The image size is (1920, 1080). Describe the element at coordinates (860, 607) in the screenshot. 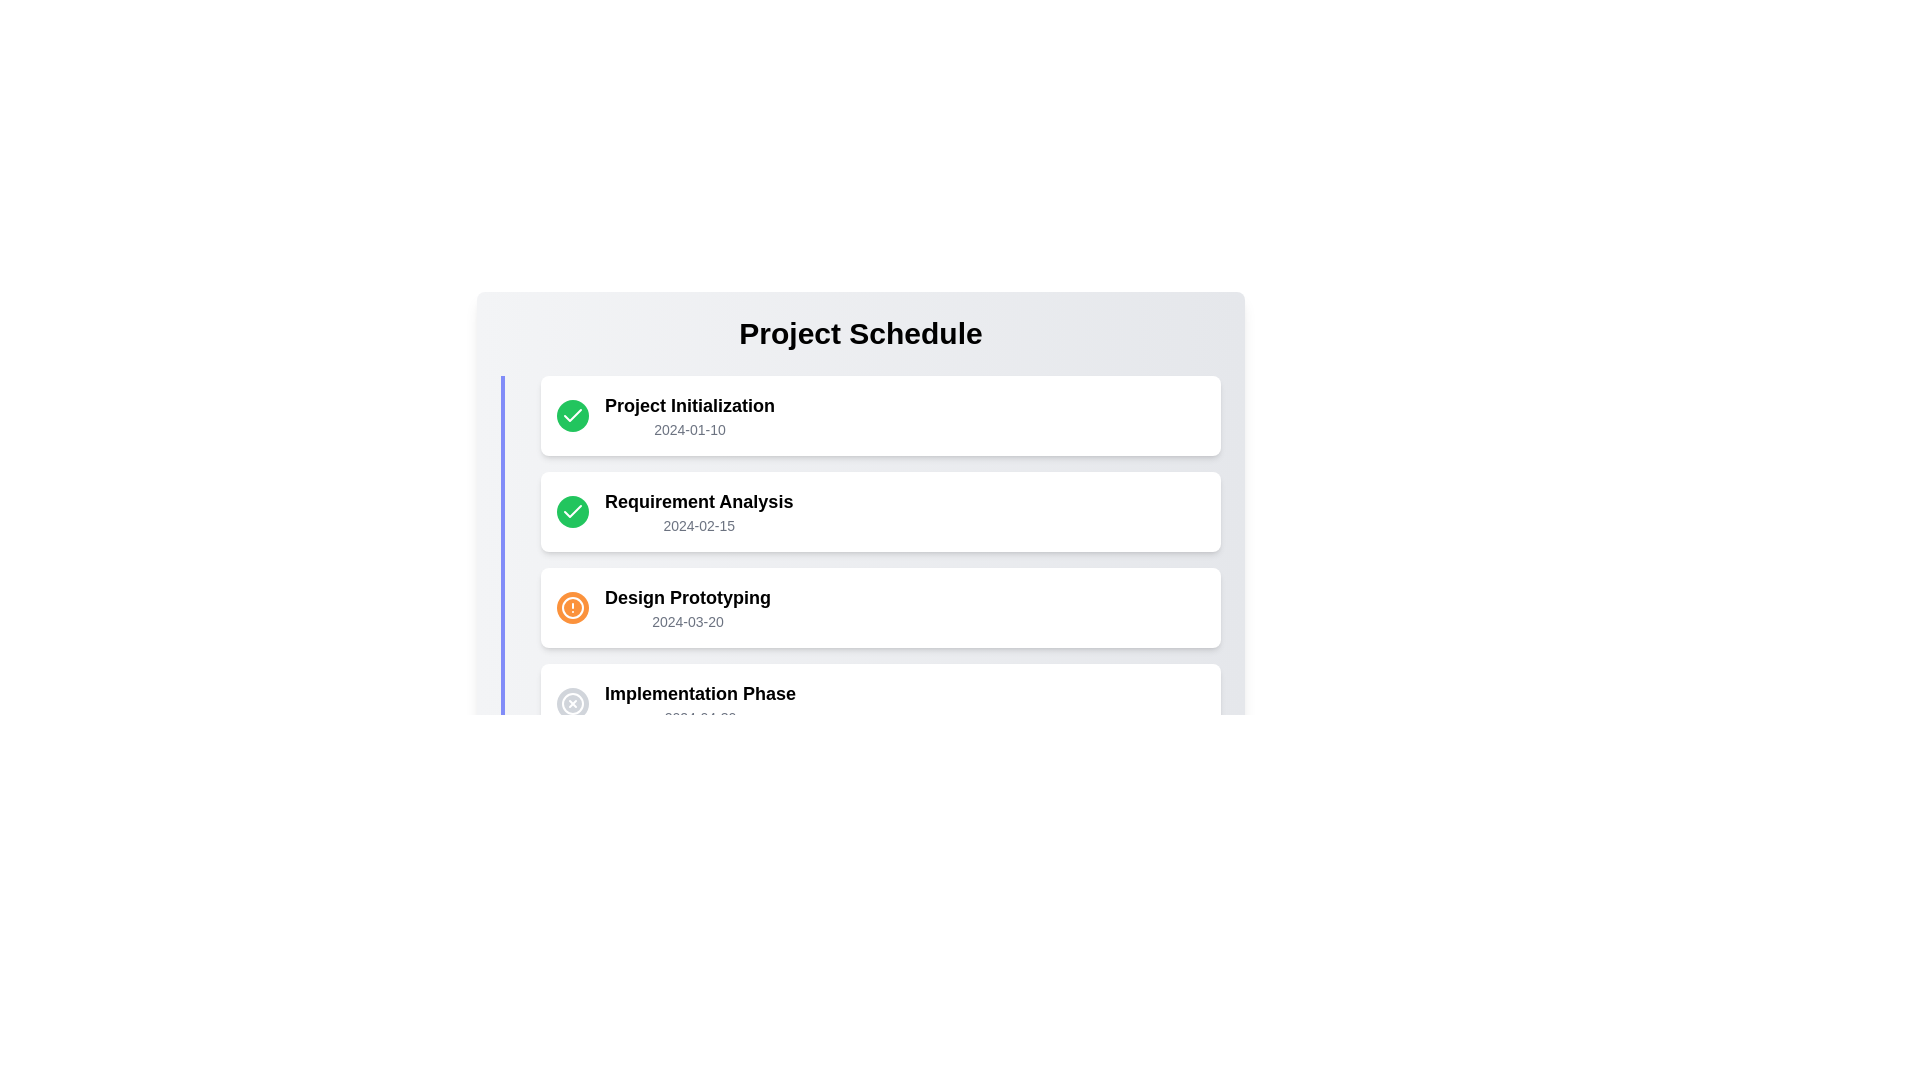

I see `the task card that represents a specific task or stage within the project timeline` at that location.